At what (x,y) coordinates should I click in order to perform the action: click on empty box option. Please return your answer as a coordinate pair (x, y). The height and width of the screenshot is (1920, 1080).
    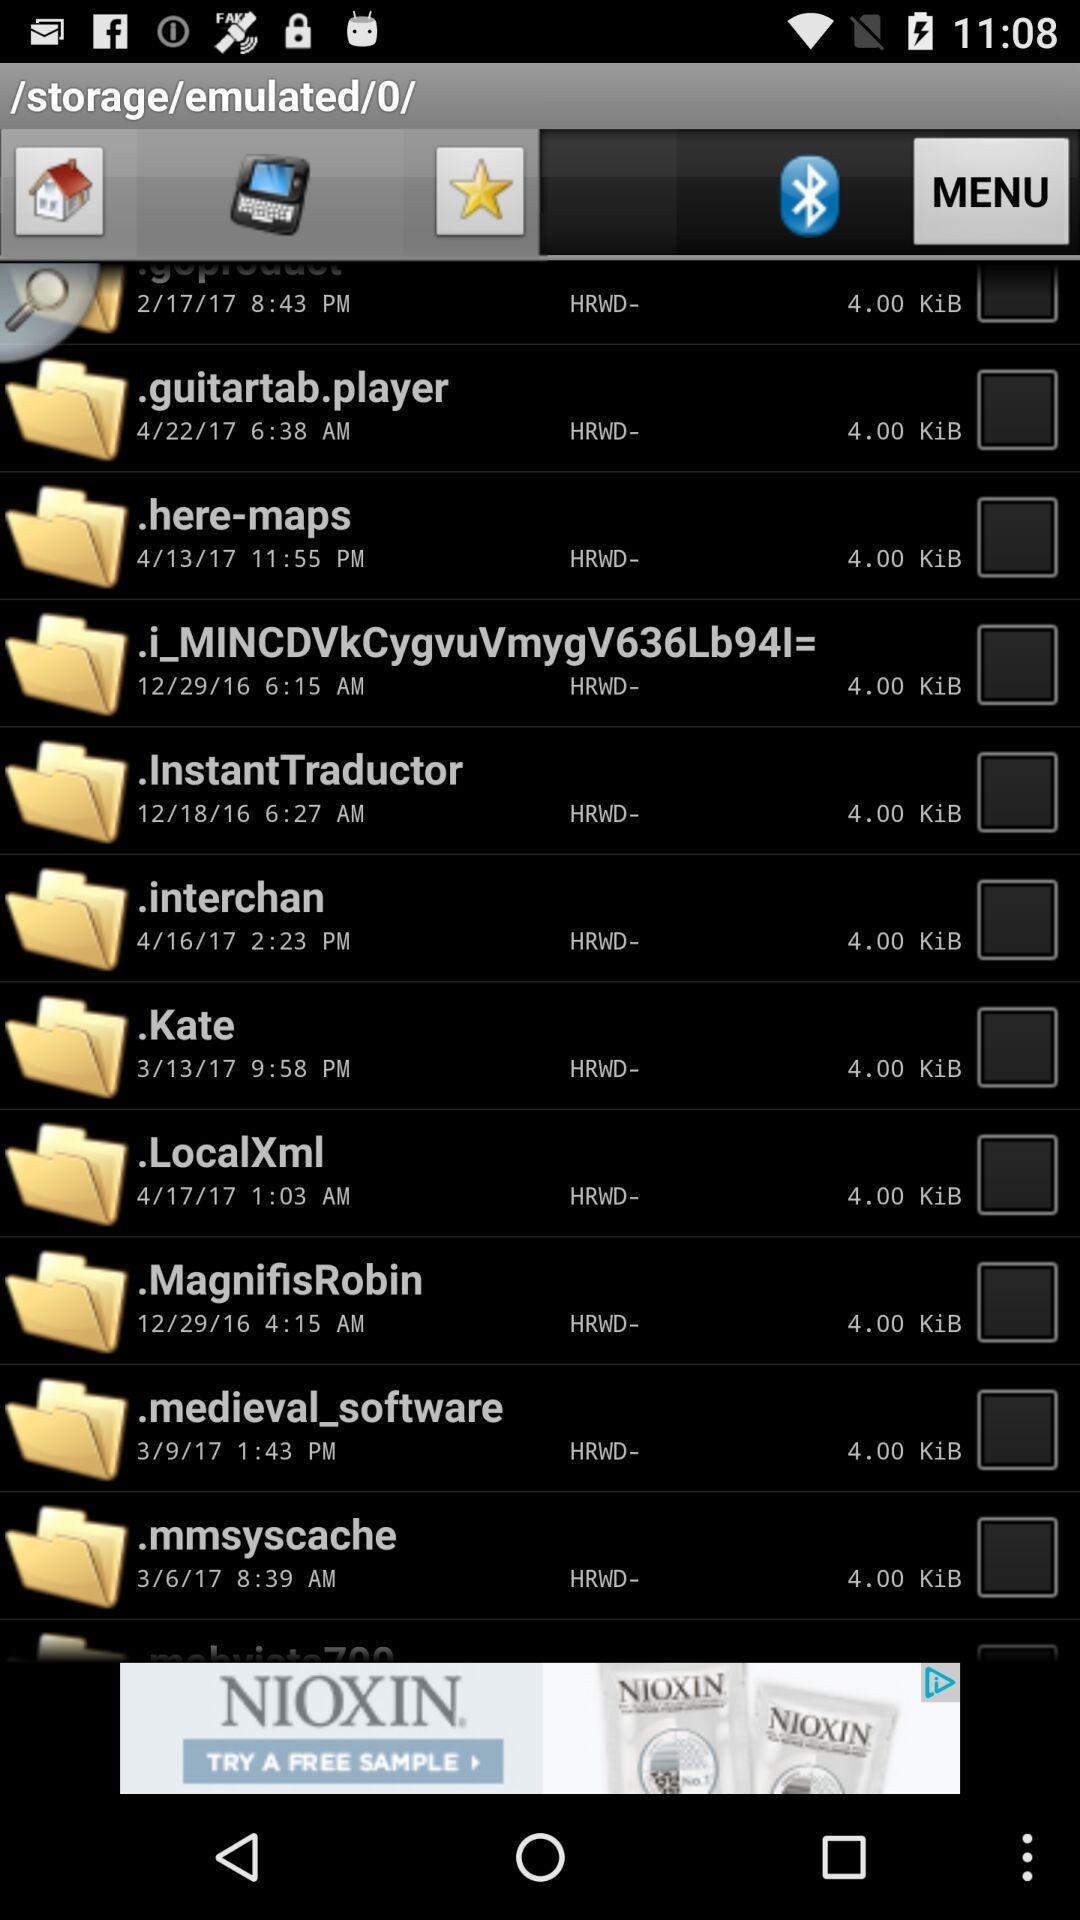
    Looking at the image, I should click on (1023, 1044).